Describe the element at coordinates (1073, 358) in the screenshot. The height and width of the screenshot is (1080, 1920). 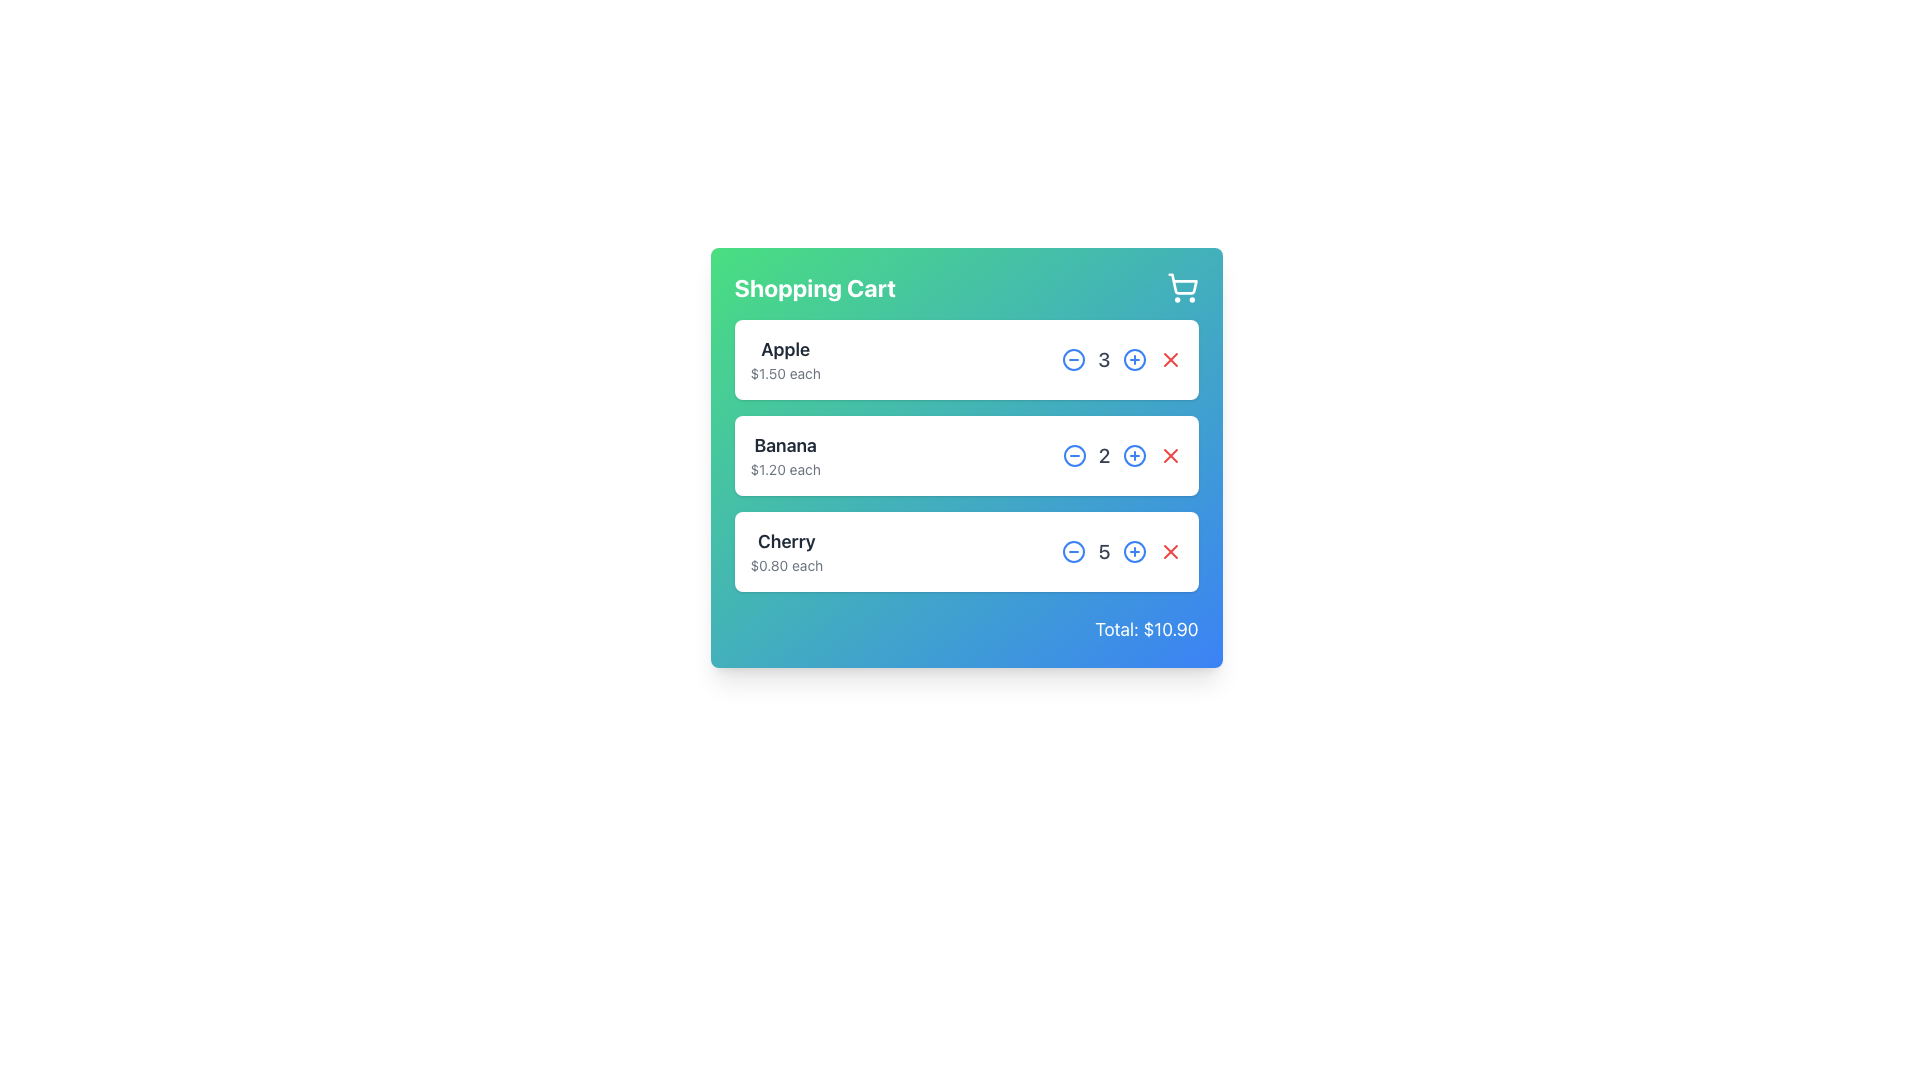
I see `the button that decreases the quantity of the shopping cart item, located to the immediate left of the quantity number '3' and to the right of the item name 'Apple'` at that location.